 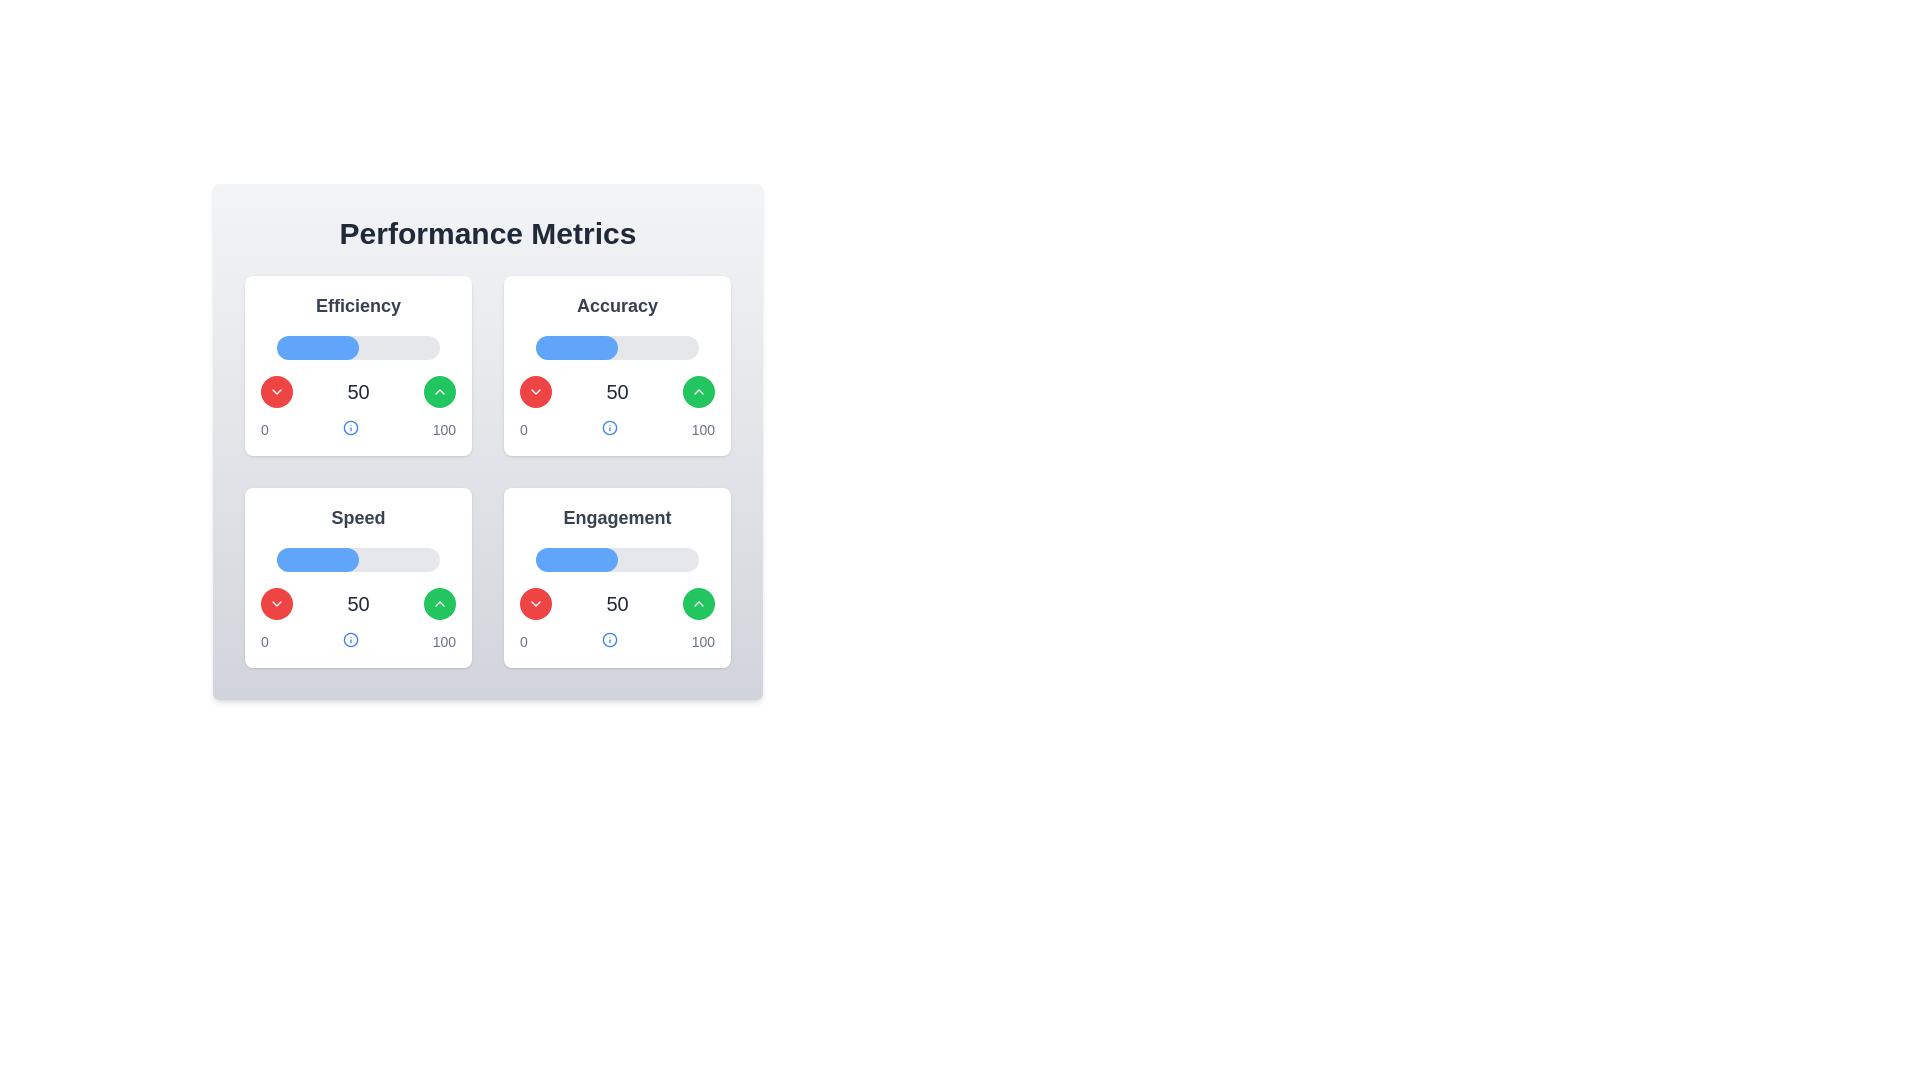 What do you see at coordinates (616, 305) in the screenshot?
I see `the 'Accuracy' label which is displayed in bold, dark-gray text at the top center of the 'Accuracy' metric card` at bounding box center [616, 305].